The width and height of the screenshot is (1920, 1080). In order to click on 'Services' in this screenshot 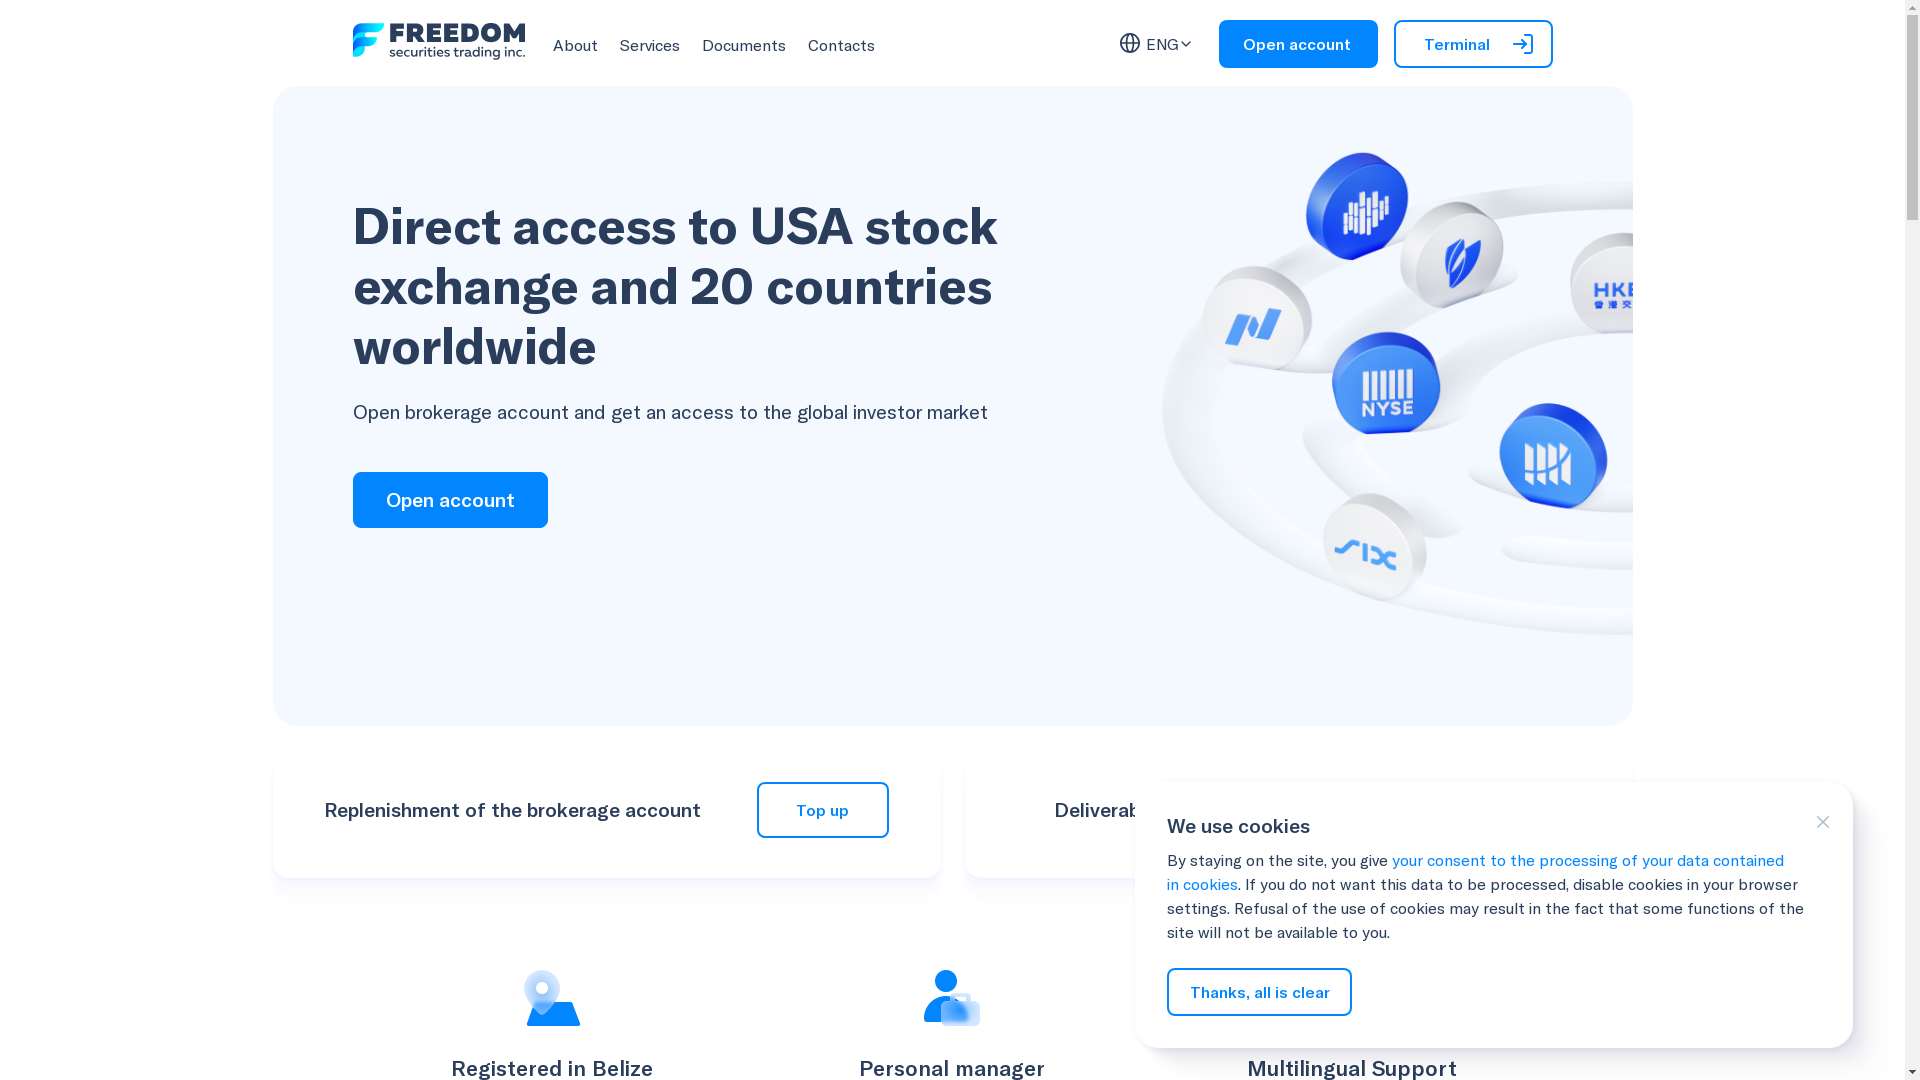, I will do `click(649, 45)`.